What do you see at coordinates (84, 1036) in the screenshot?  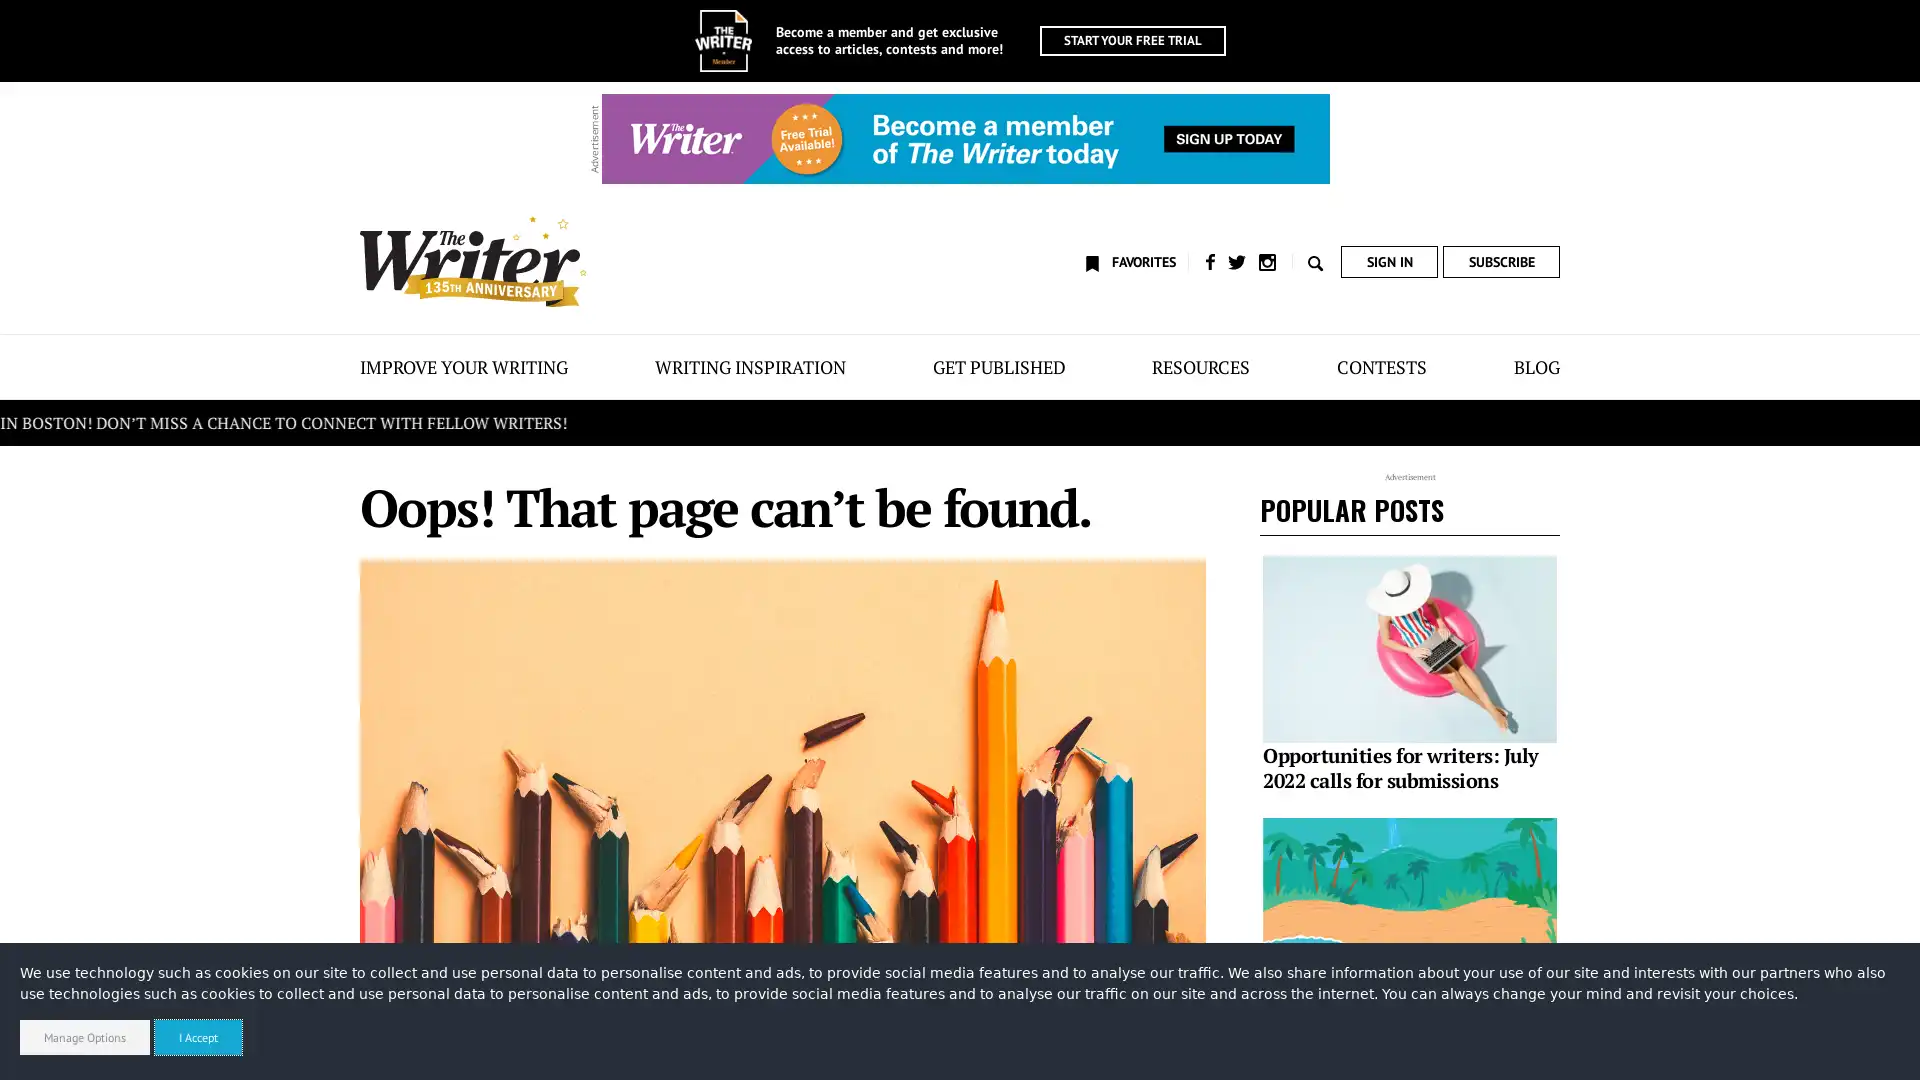 I see `Manage Options` at bounding box center [84, 1036].